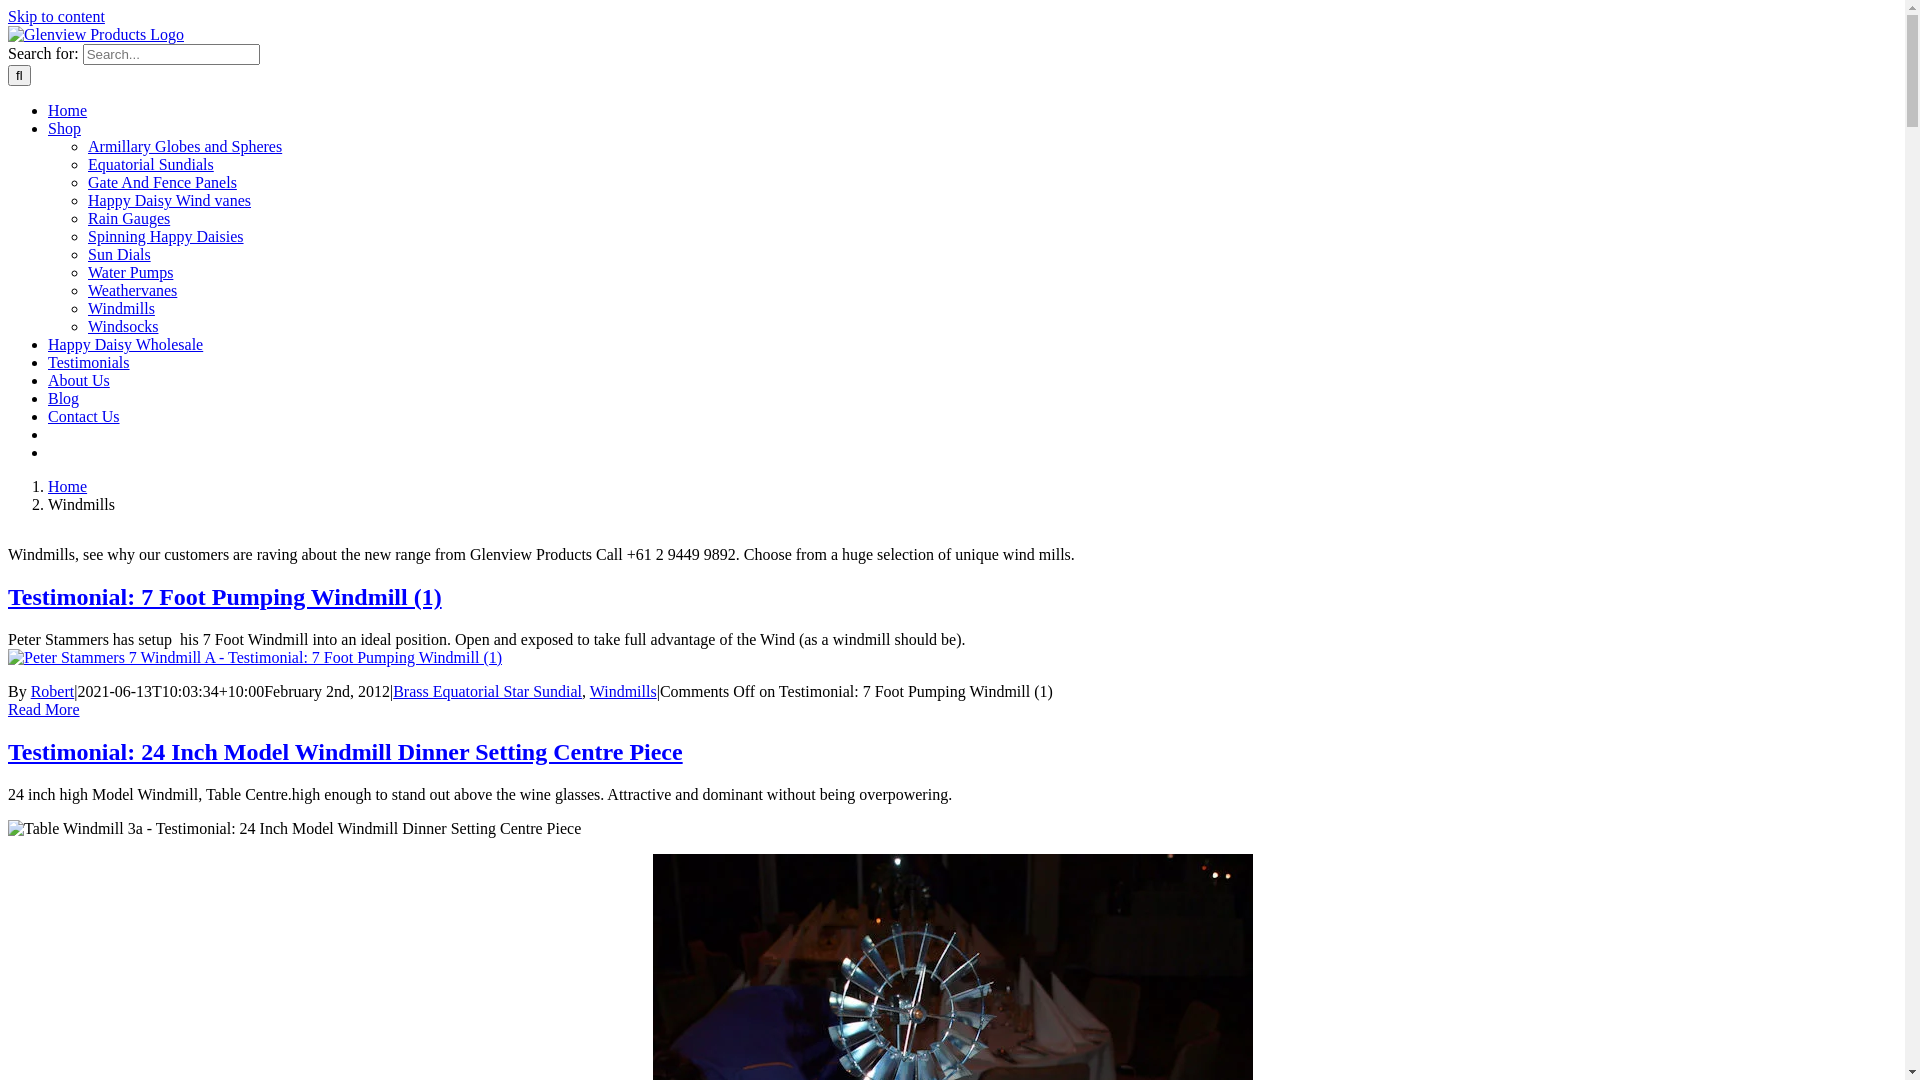 This screenshot has height=1080, width=1920. Describe the element at coordinates (122, 325) in the screenshot. I see `'Windsocks'` at that location.